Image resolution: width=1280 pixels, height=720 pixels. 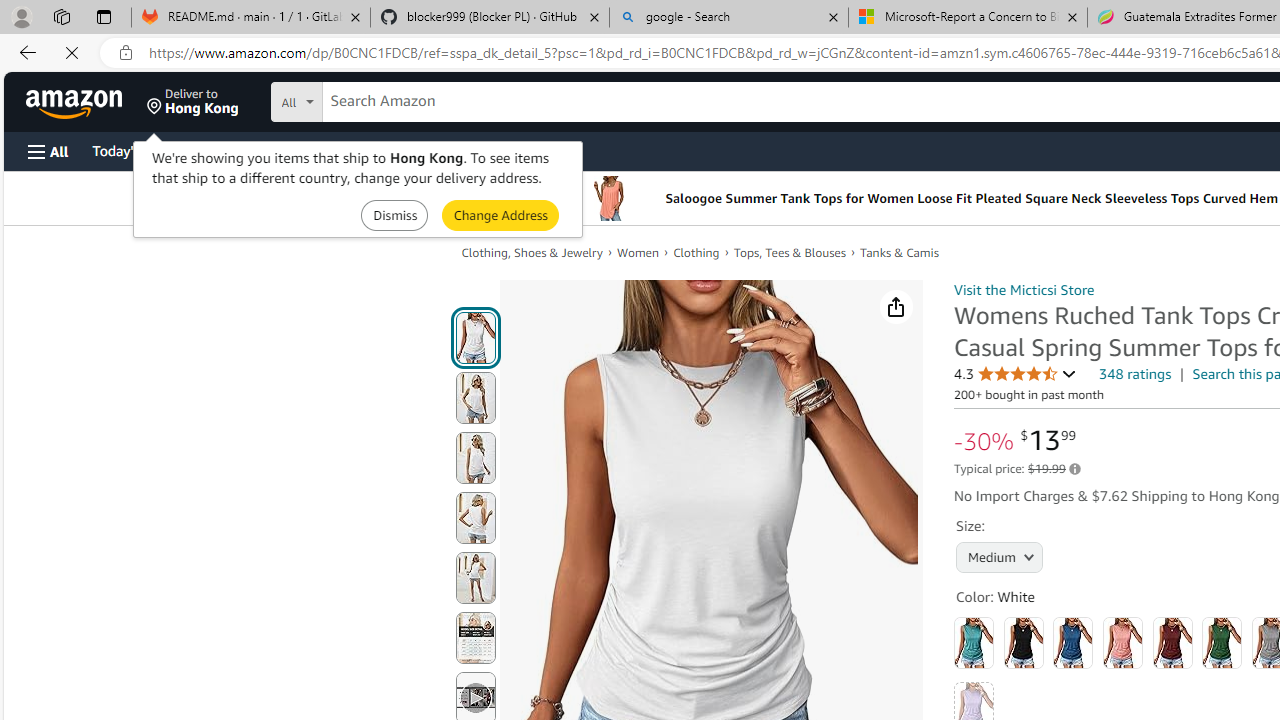 What do you see at coordinates (133, 149) in the screenshot?
I see `'Today'` at bounding box center [133, 149].